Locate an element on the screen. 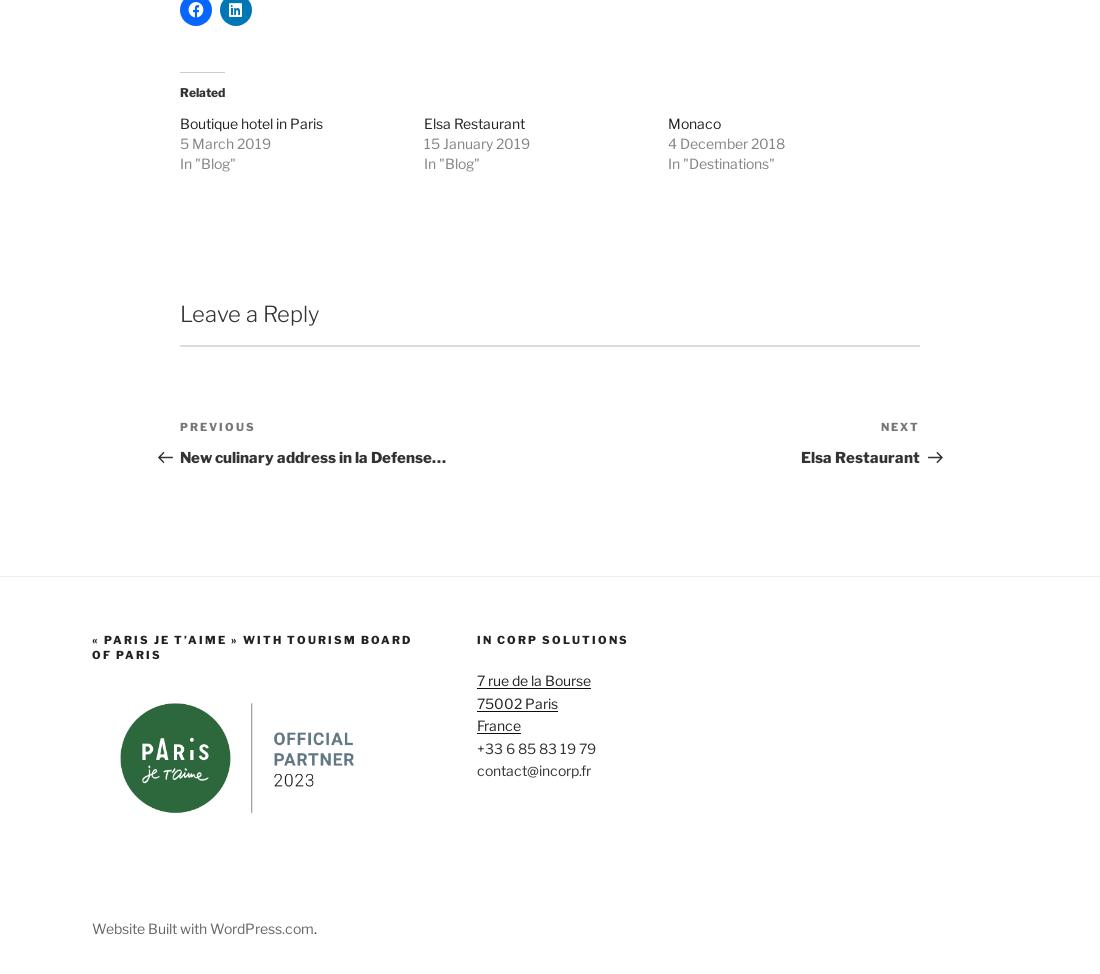  '75002 Paris' is located at coordinates (516, 866).